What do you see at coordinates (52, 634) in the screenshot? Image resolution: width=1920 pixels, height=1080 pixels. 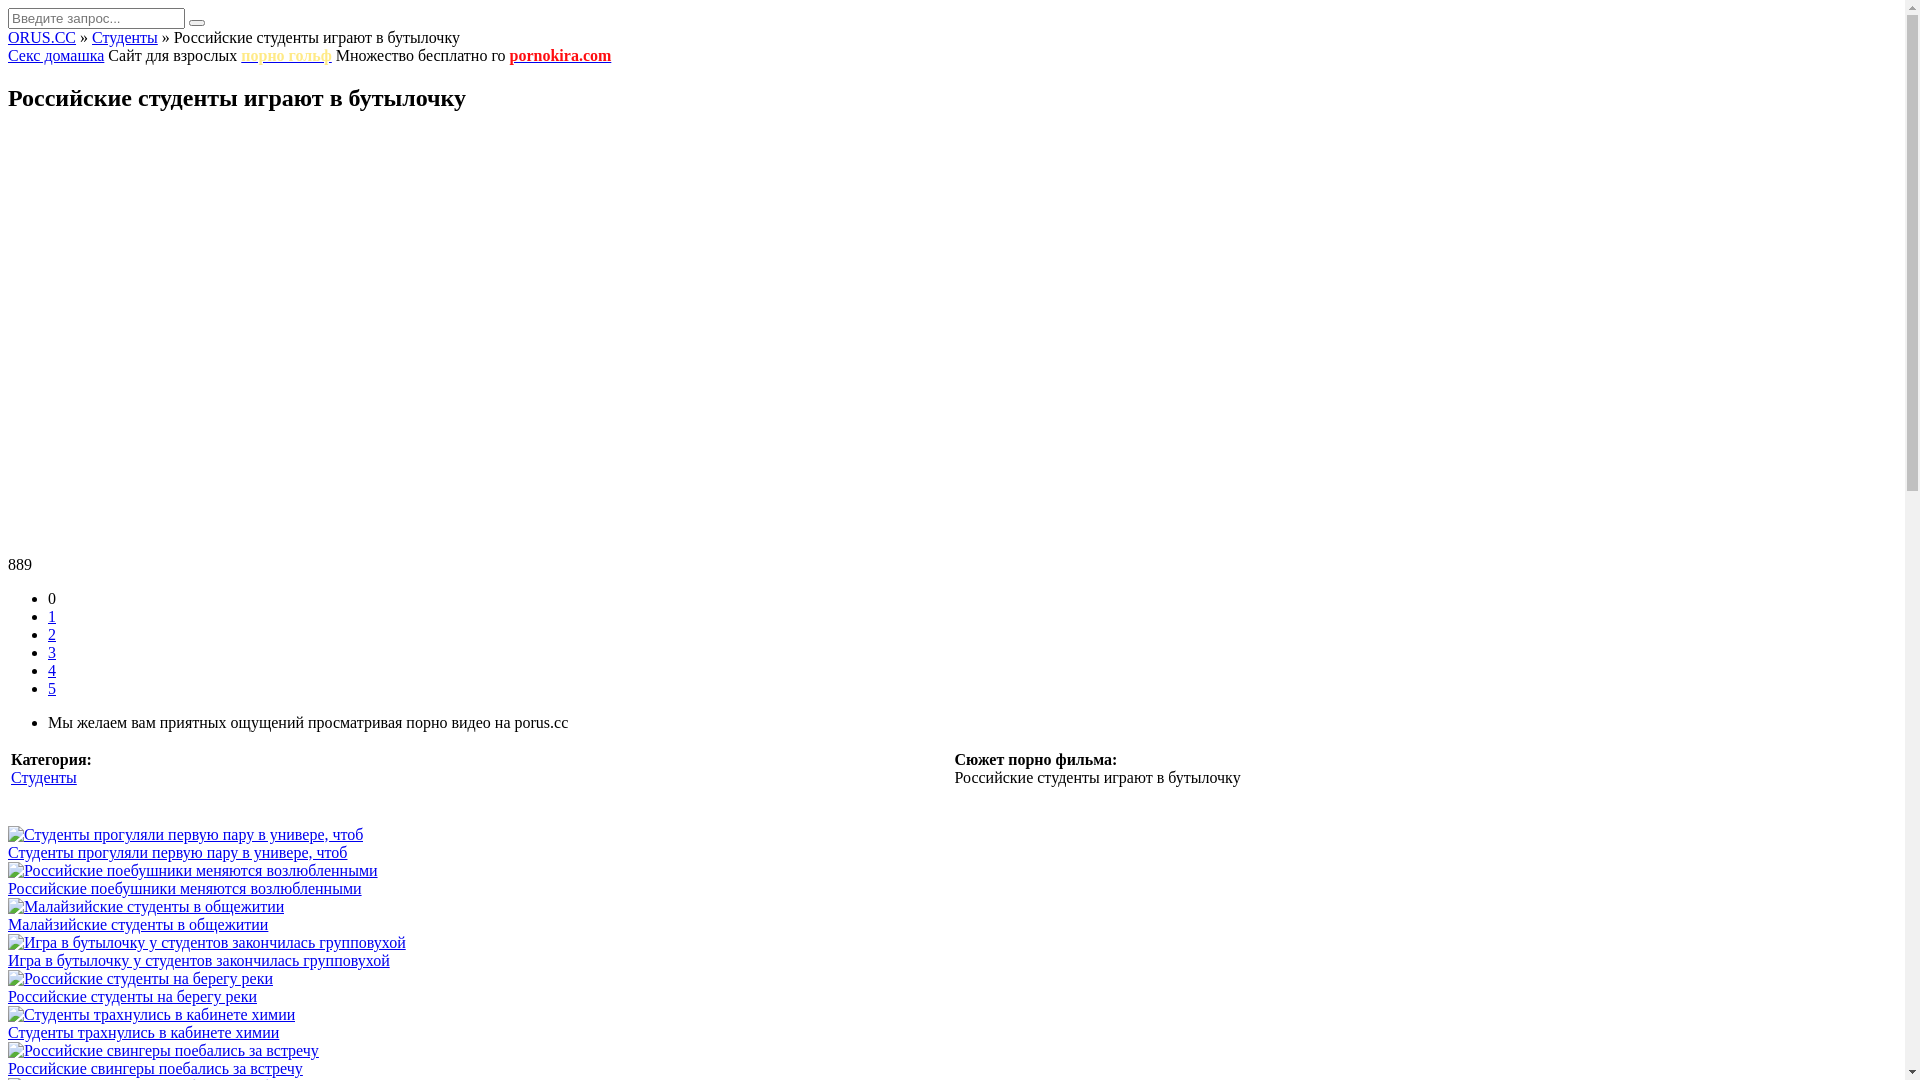 I see `'2'` at bounding box center [52, 634].